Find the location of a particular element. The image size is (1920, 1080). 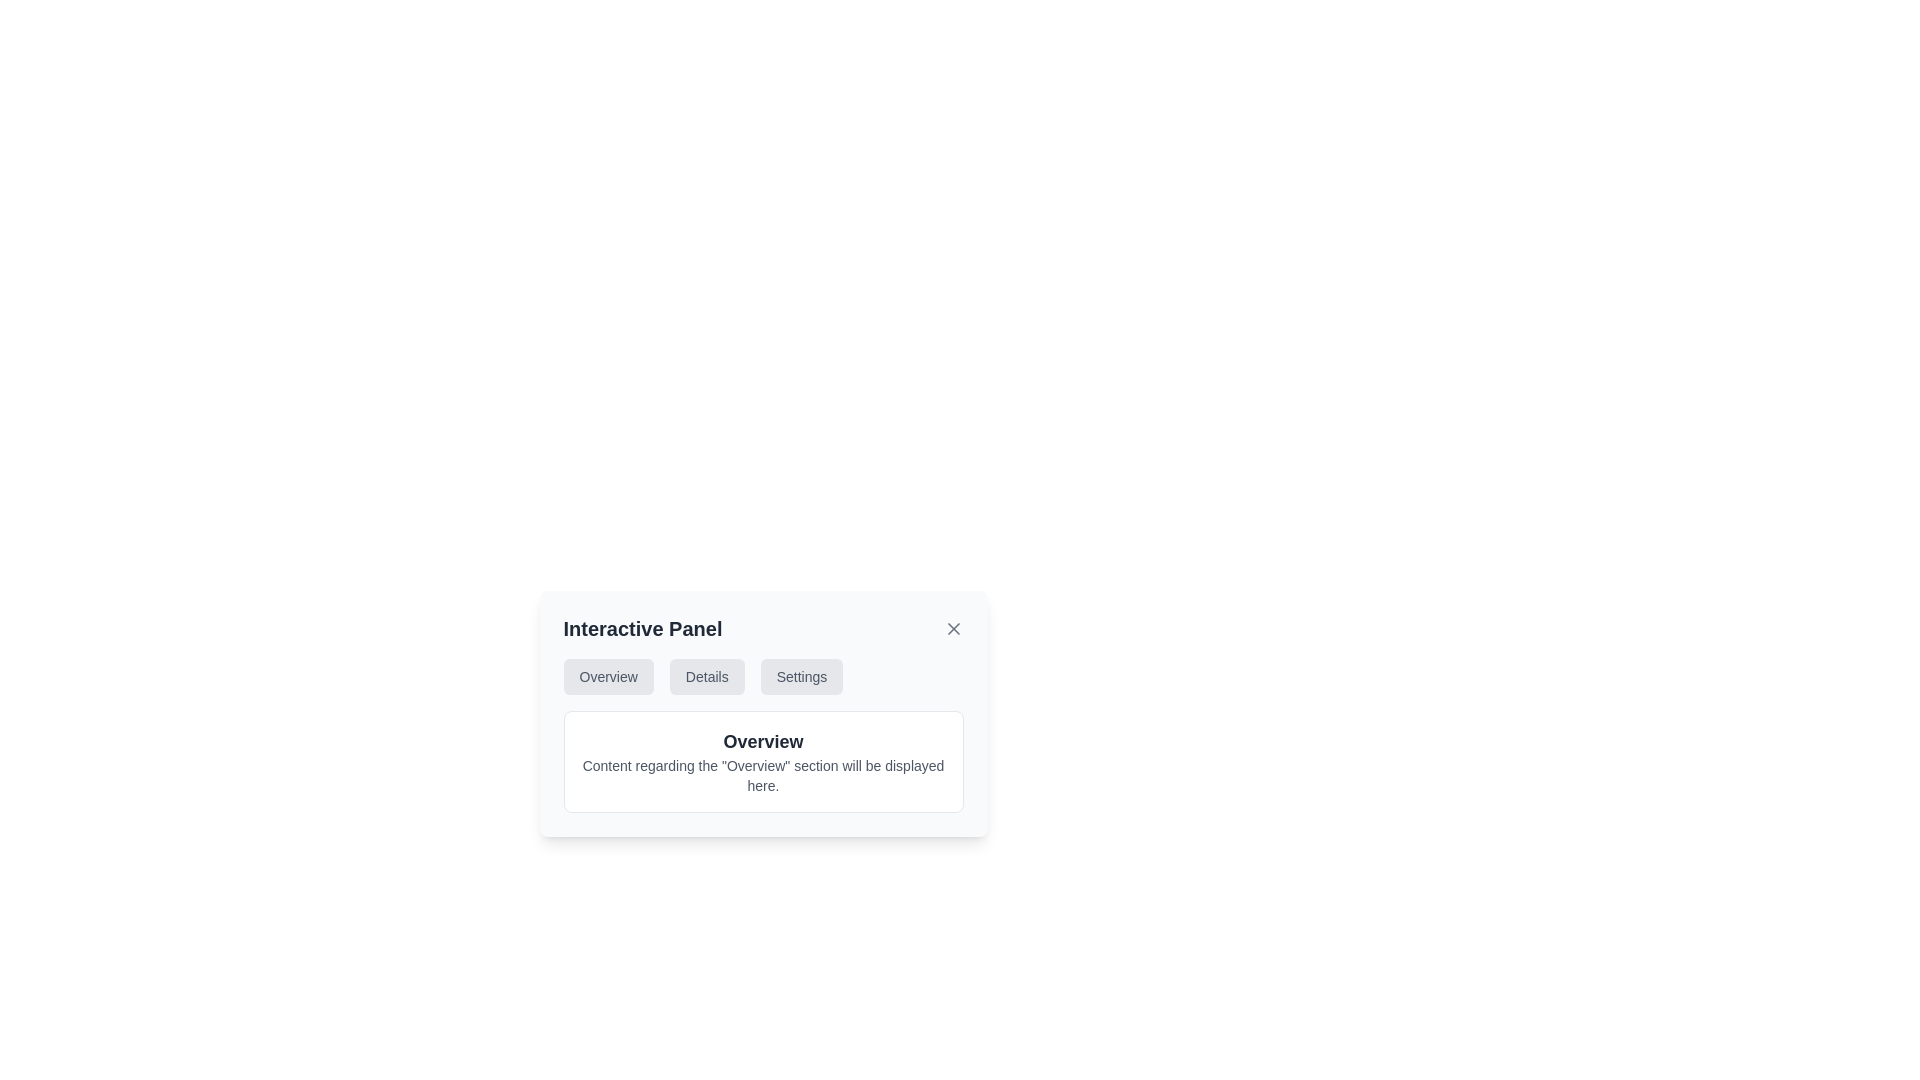

the 'Overview' button in the Navigation bar to change its hover state is located at coordinates (762, 676).